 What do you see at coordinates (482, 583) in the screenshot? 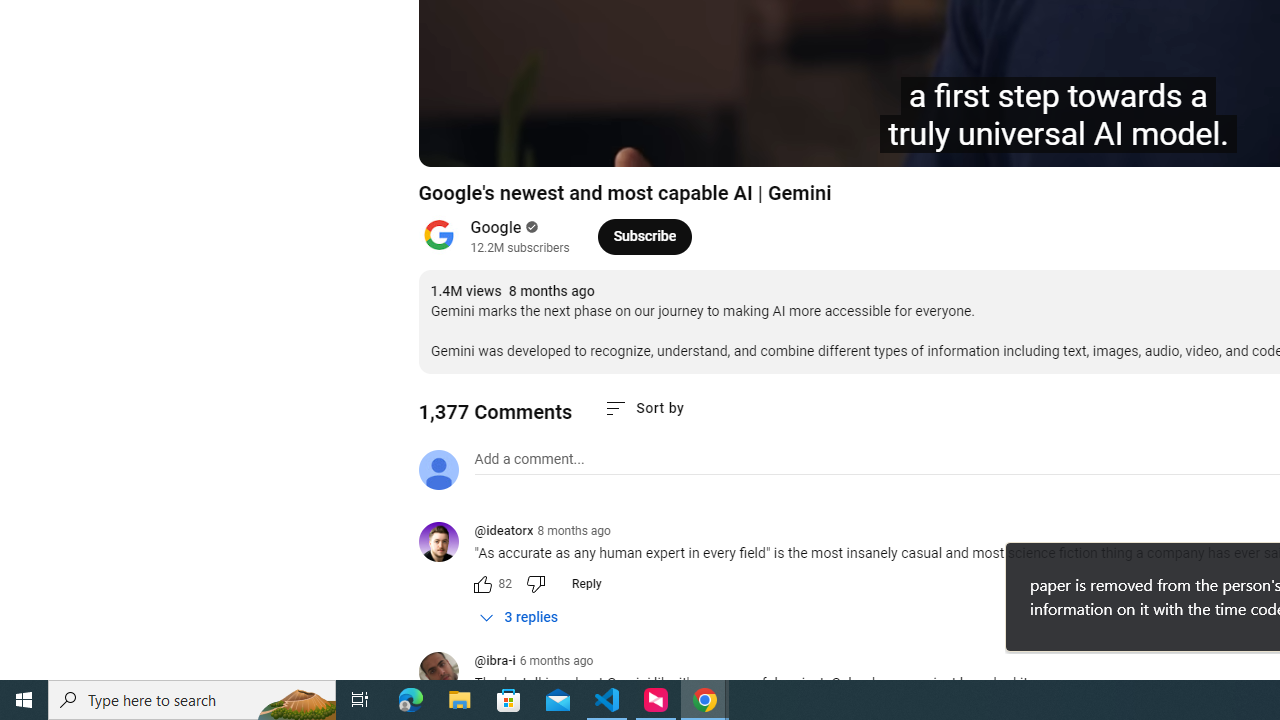
I see `'Like this comment along with 82 other people'` at bounding box center [482, 583].